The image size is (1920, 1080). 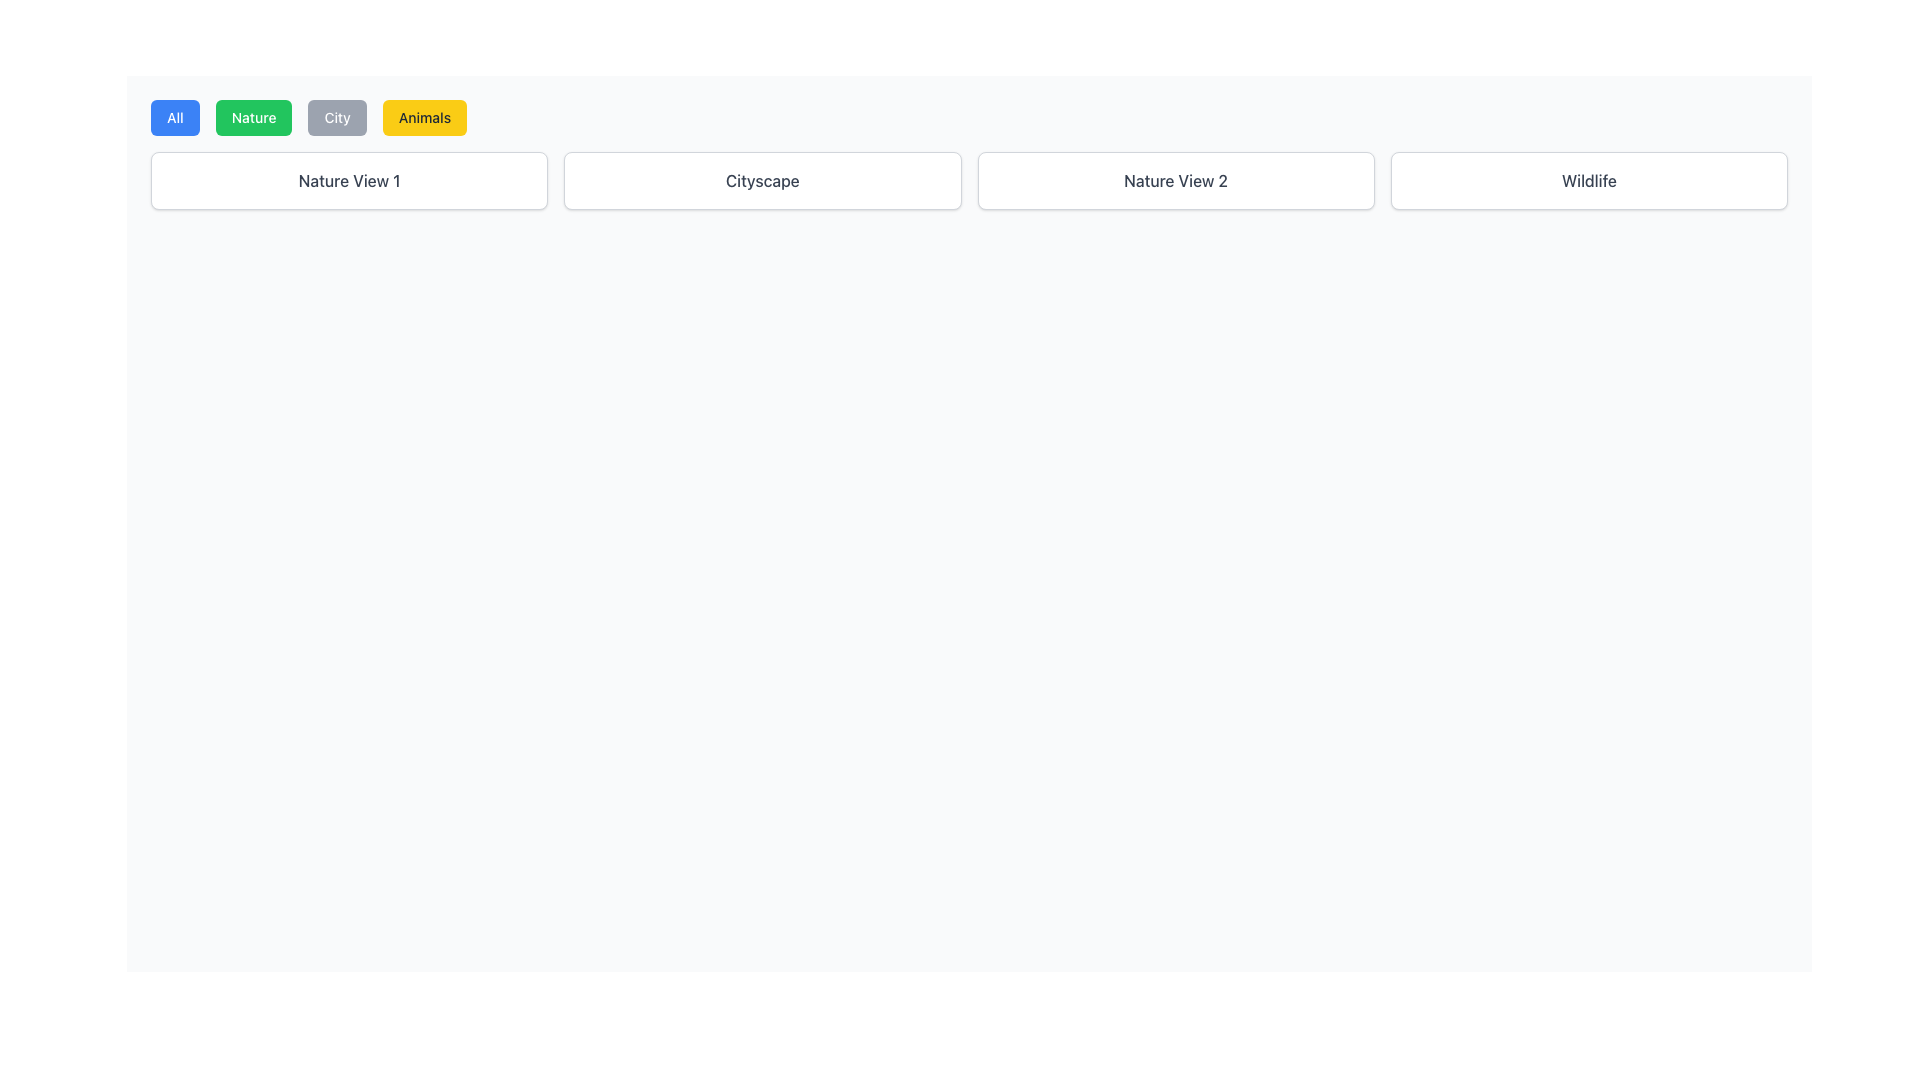 What do you see at coordinates (349, 181) in the screenshot?
I see `the 'Nature View 1' label card, which is the first item in the grid layout, to perform an action with adjacent elements` at bounding box center [349, 181].